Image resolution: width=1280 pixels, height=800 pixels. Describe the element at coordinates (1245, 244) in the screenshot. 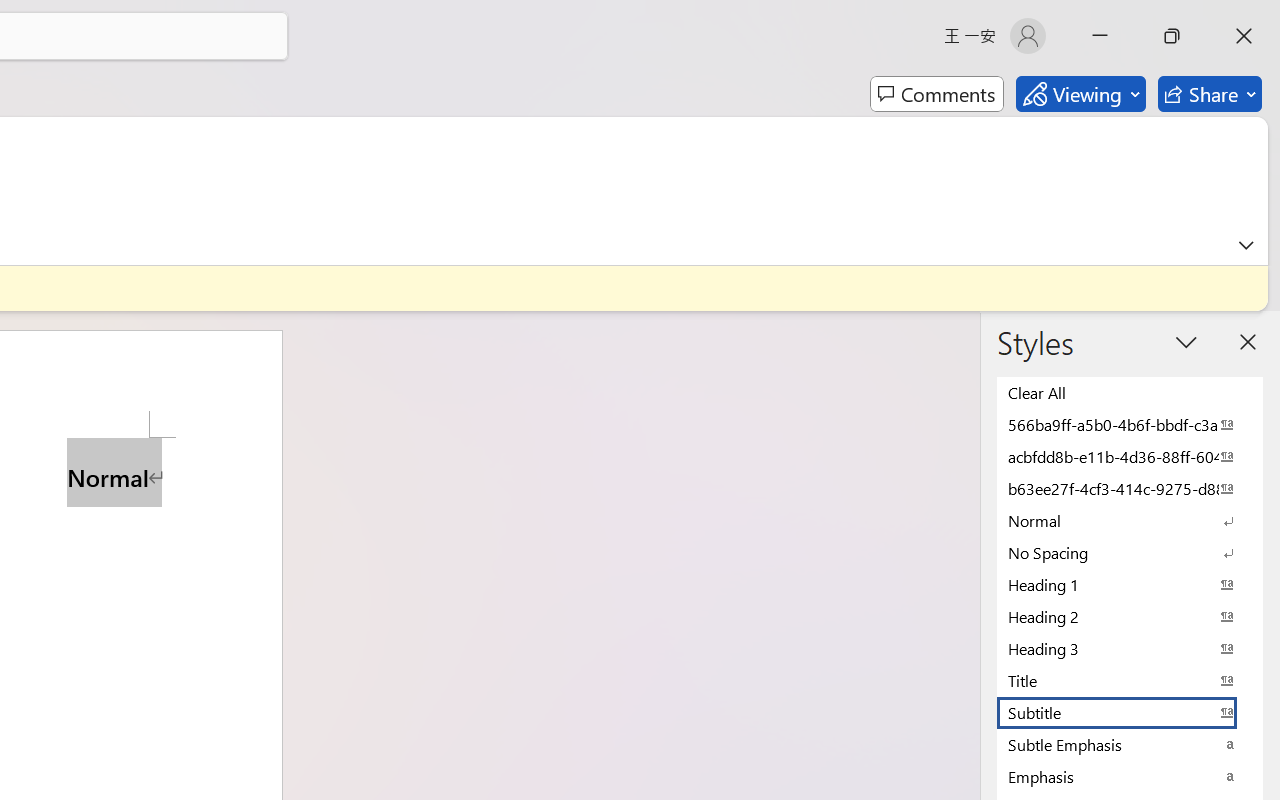

I see `'Ribbon Display Options'` at that location.